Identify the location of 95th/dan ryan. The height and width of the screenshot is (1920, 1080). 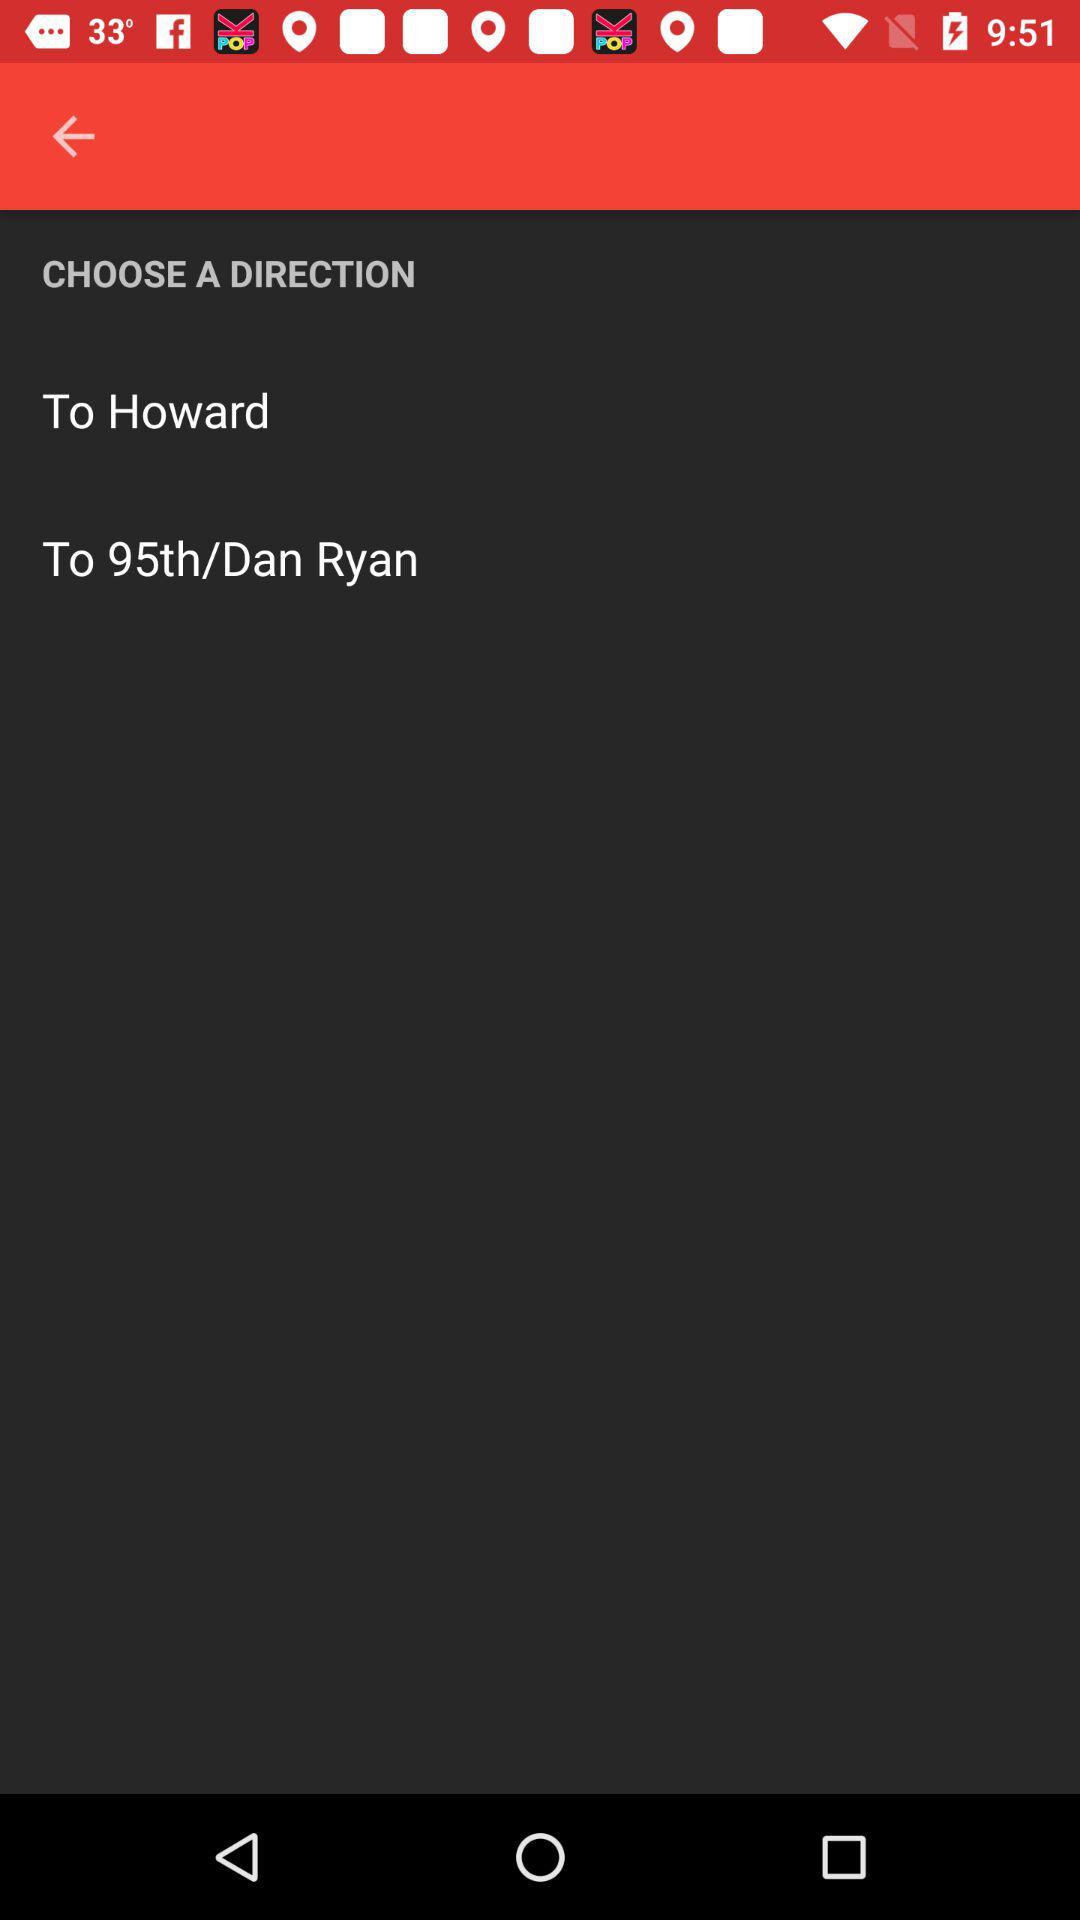
(262, 557).